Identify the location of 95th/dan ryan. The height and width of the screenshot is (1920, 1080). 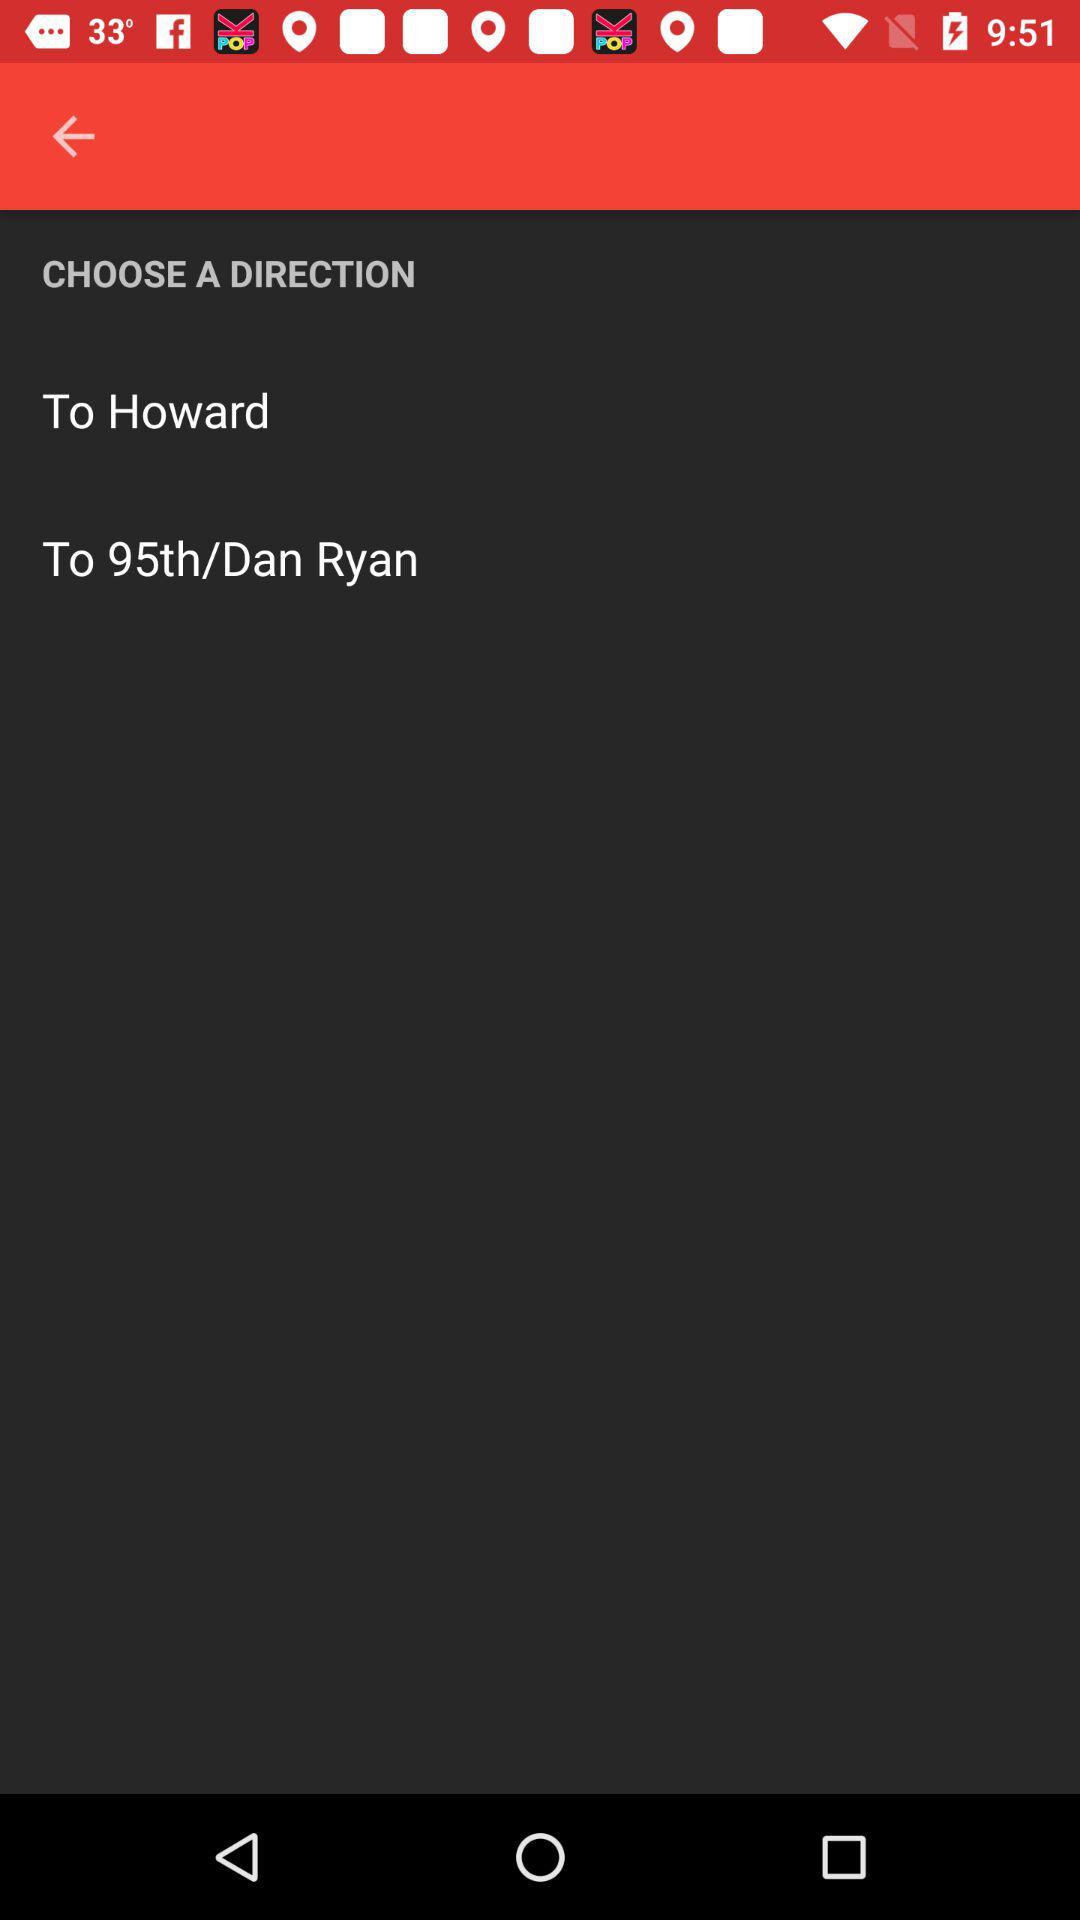
(262, 557).